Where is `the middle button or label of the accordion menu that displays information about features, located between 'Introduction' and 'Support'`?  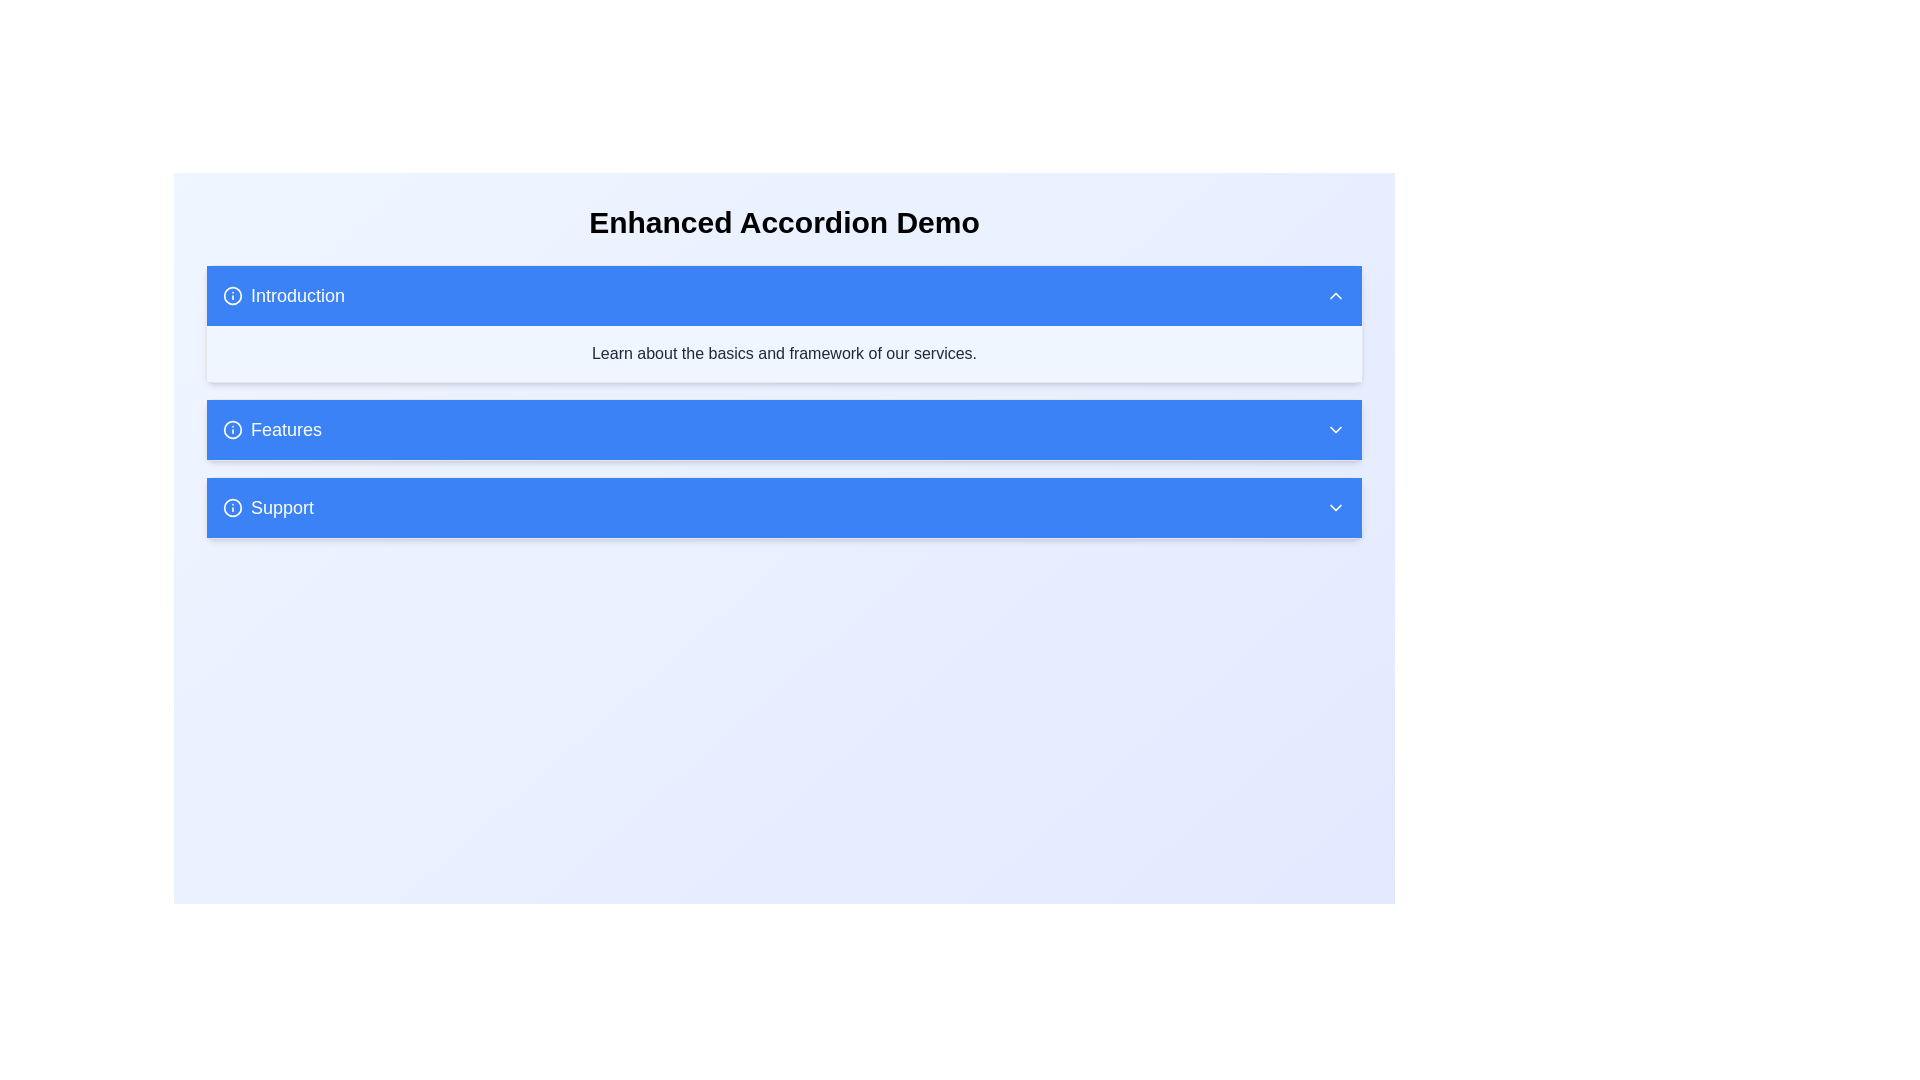
the middle button or label of the accordion menu that displays information about features, located between 'Introduction' and 'Support' is located at coordinates (271, 428).